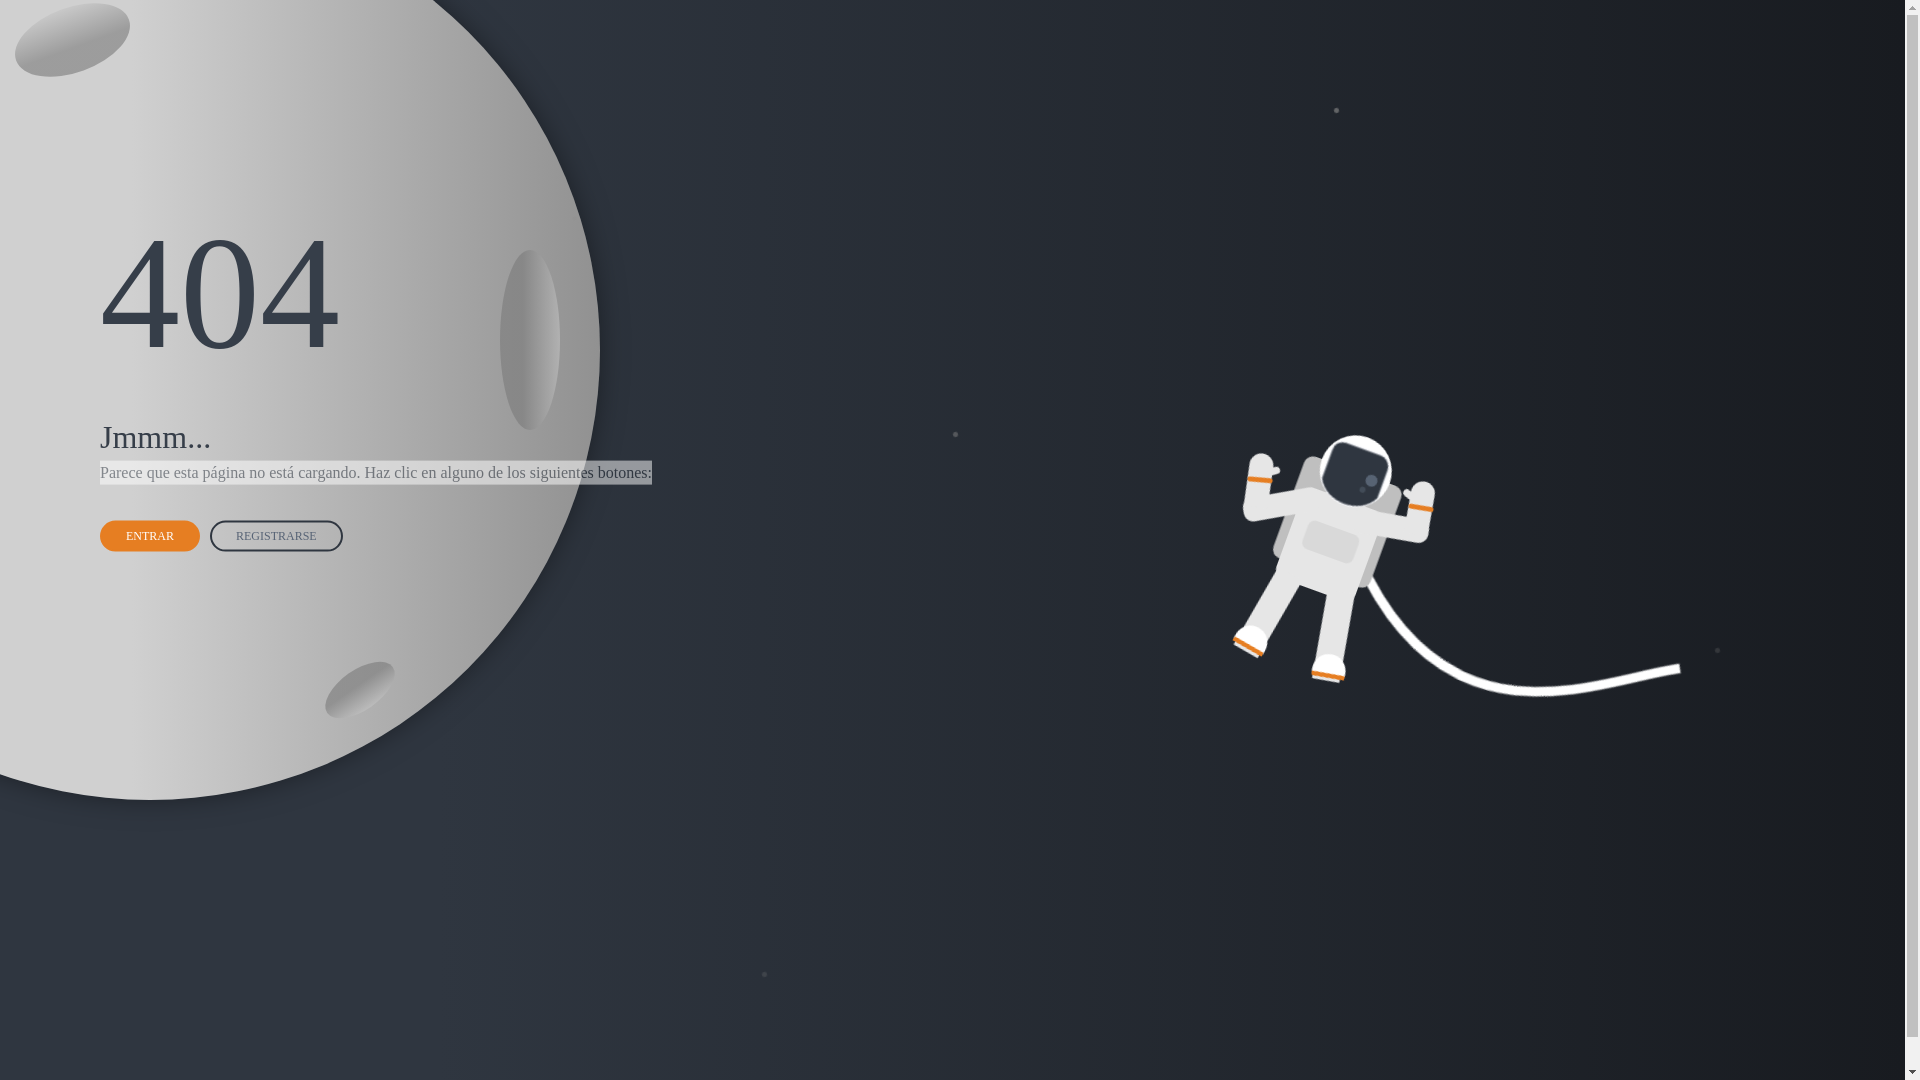 Image resolution: width=1920 pixels, height=1080 pixels. What do you see at coordinates (152, 533) in the screenshot?
I see `'ENTRAR'` at bounding box center [152, 533].